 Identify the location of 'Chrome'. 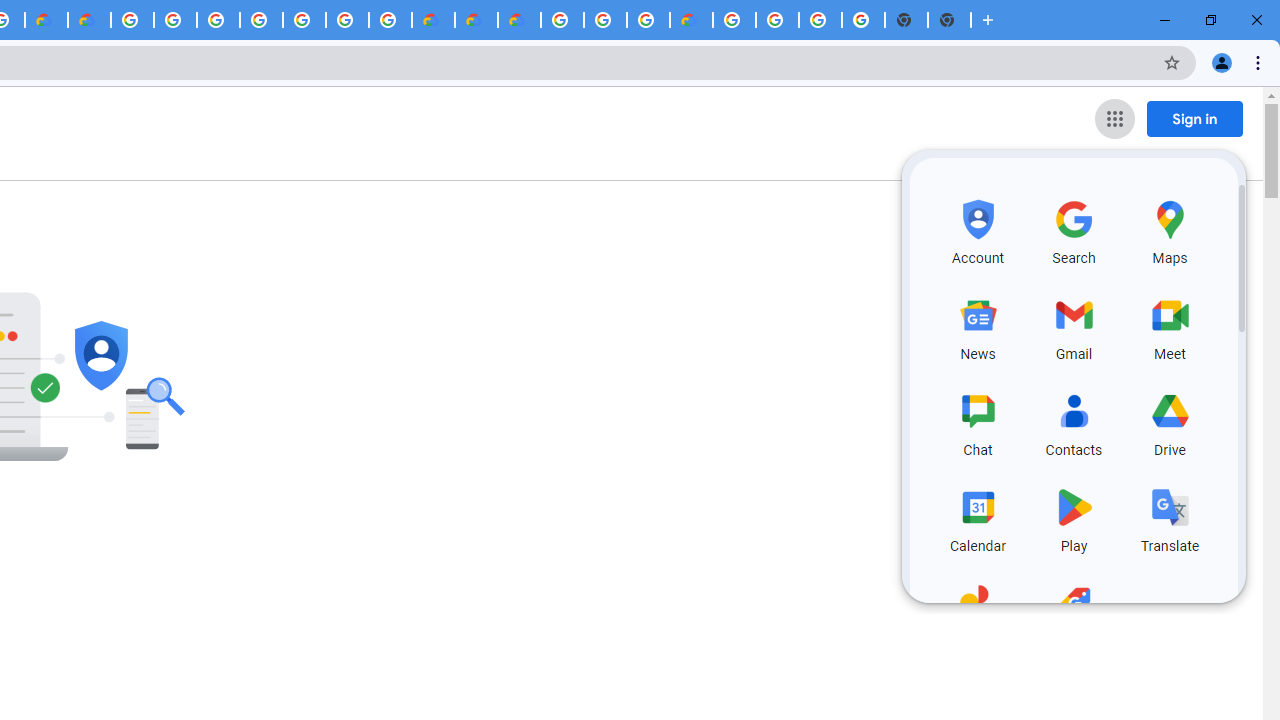
(1259, 61).